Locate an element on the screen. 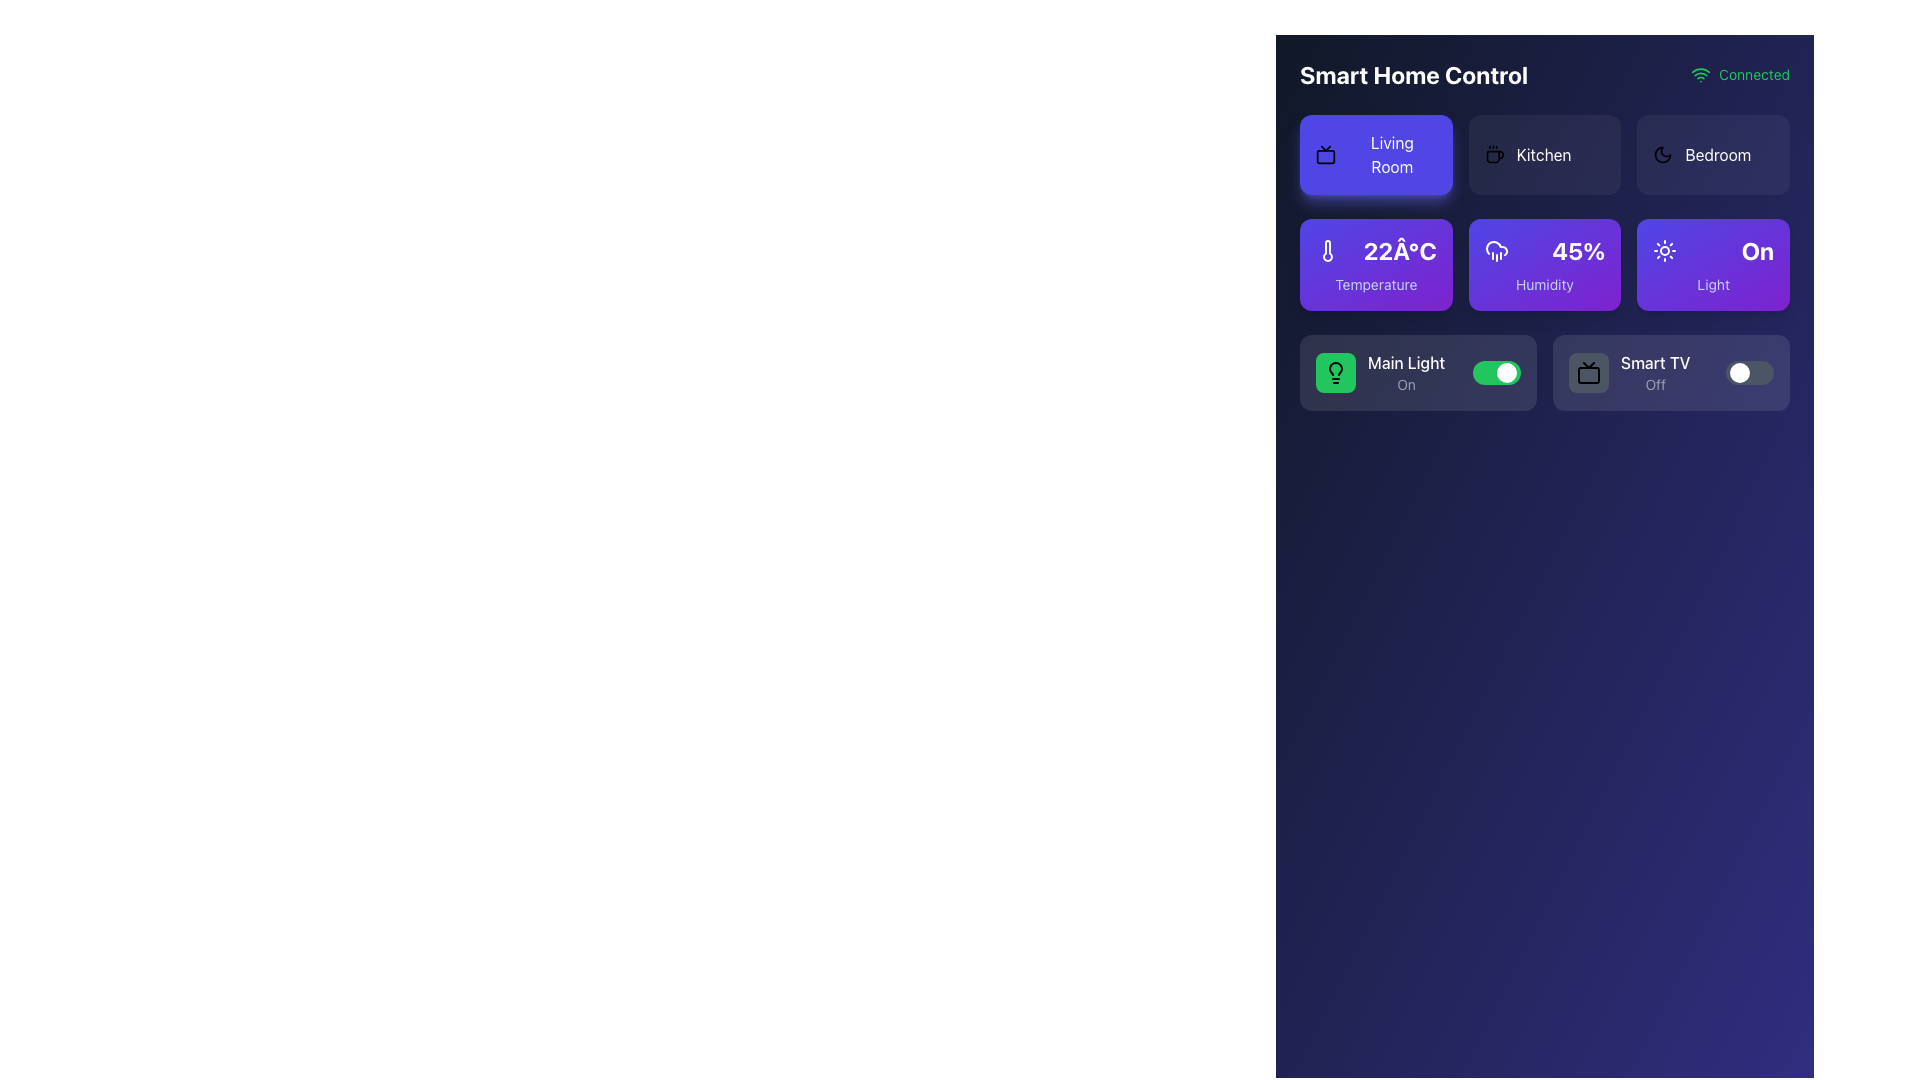 The width and height of the screenshot is (1920, 1080). the button labeled 'Kitchen' which has a coffee cup icon on the left, located in the second group of options in the horizontal menu is located at coordinates (1544, 153).